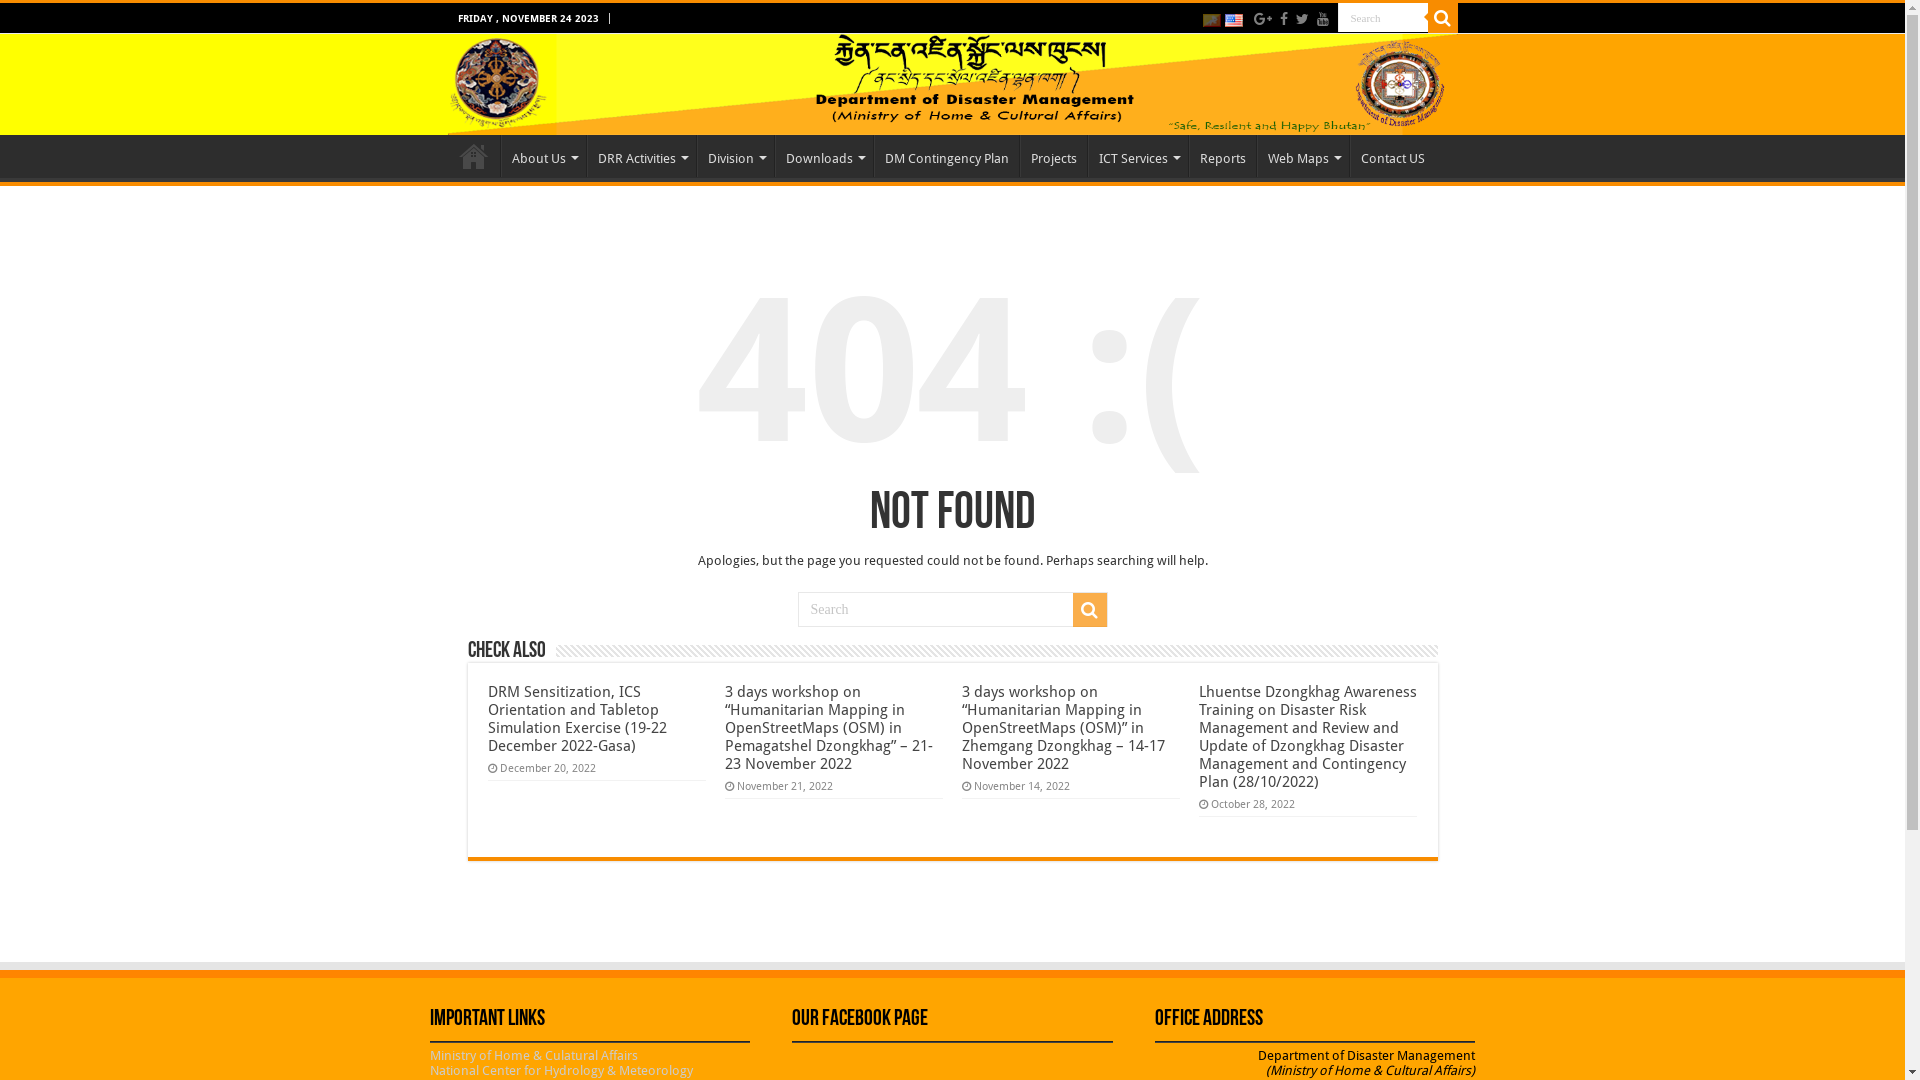 The height and width of the screenshot is (1080, 1920). Describe the element at coordinates (584, 154) in the screenshot. I see `'DRR Activities'` at that location.